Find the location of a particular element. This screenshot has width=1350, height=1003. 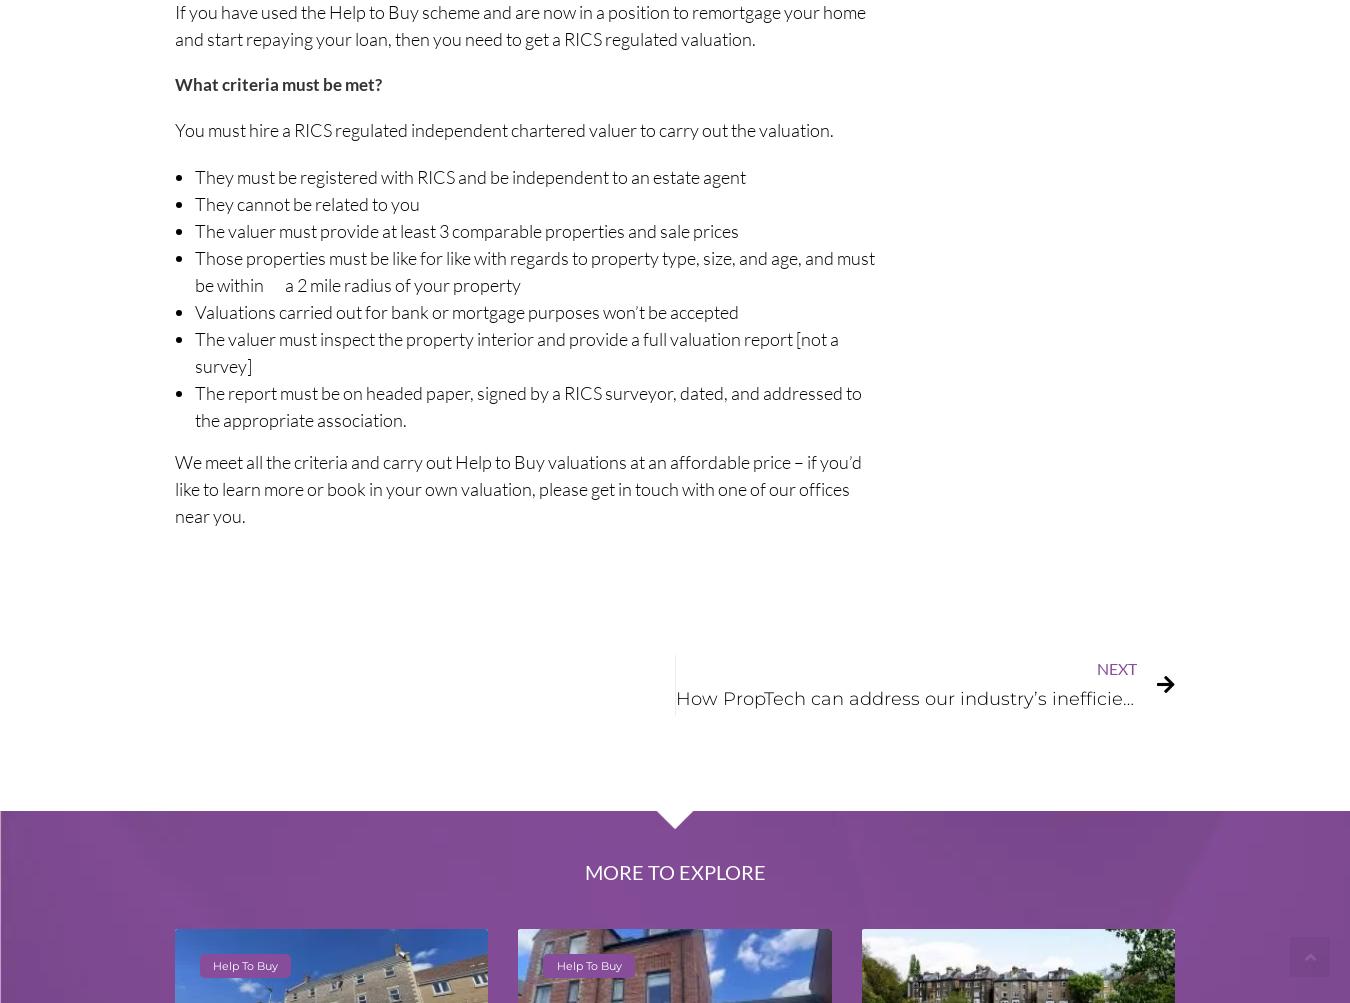

'Next' is located at coordinates (1116, 667).